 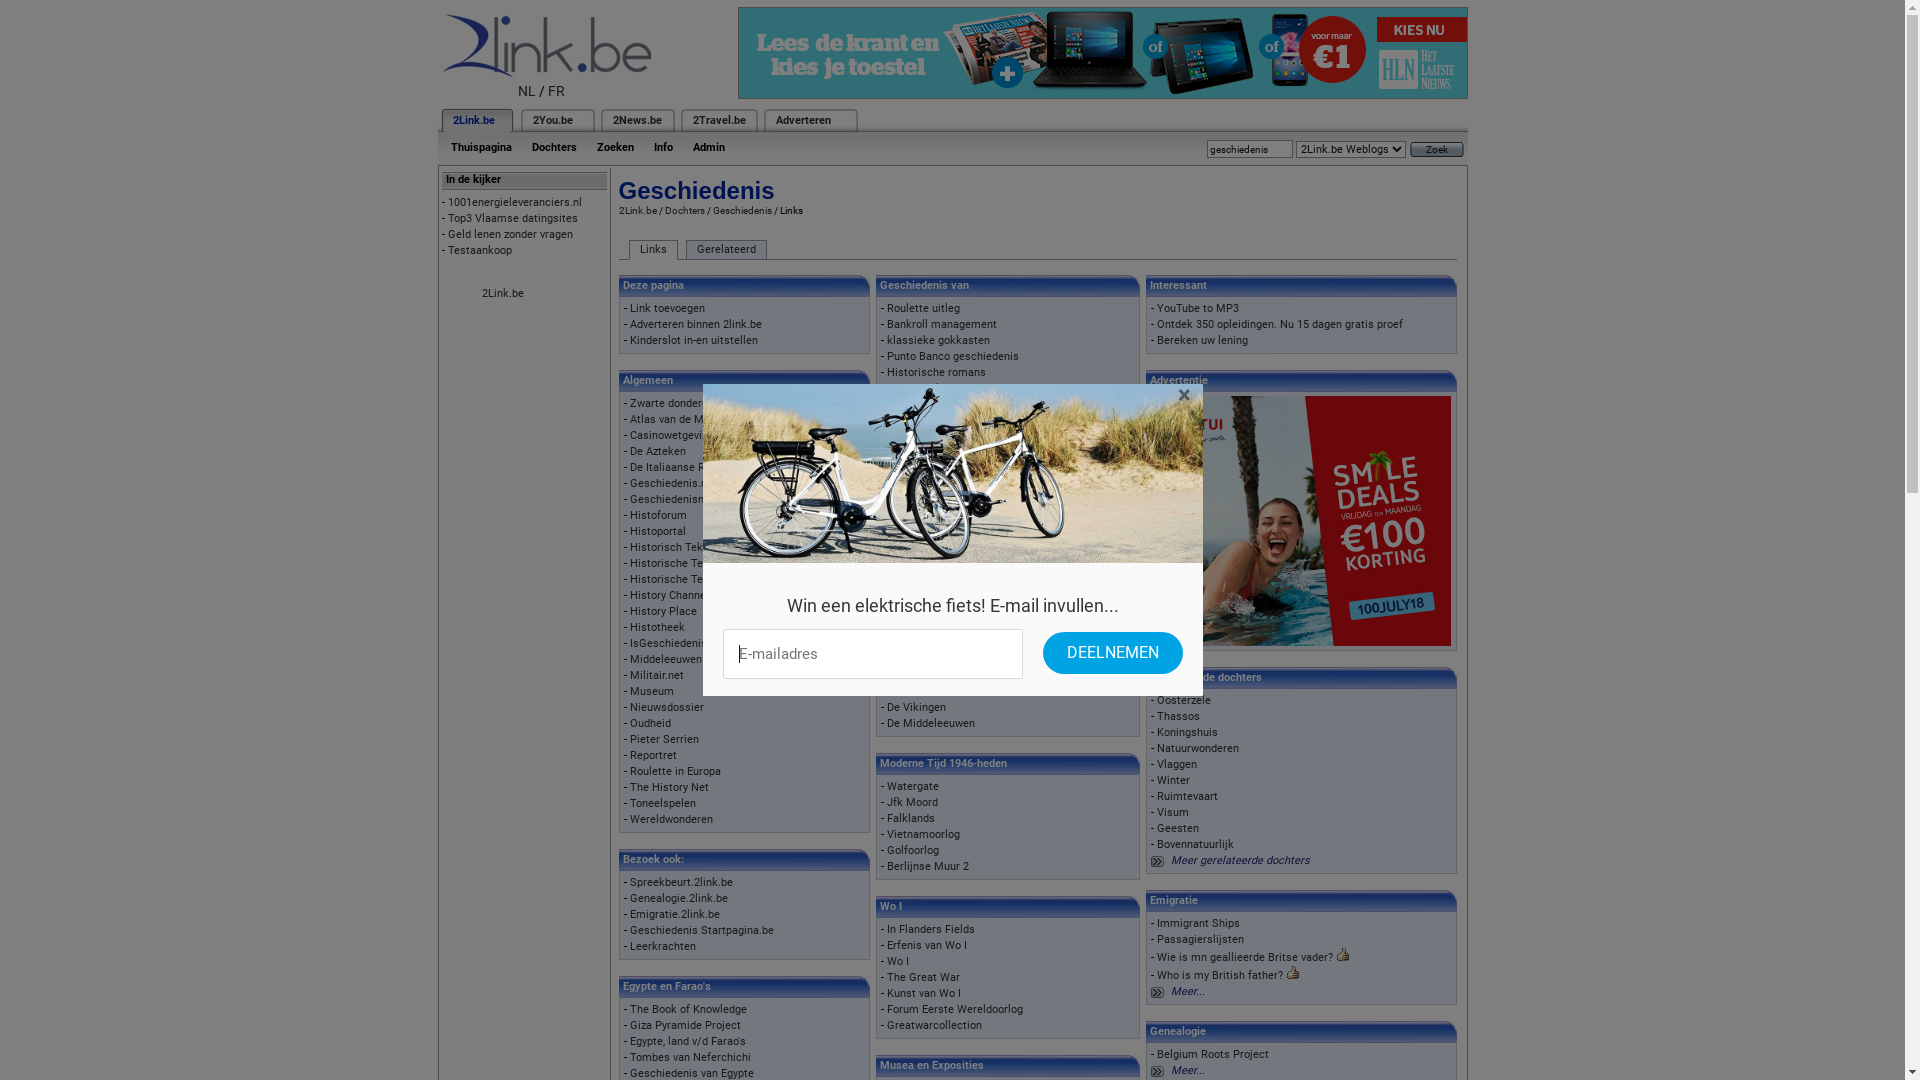 What do you see at coordinates (937, 339) in the screenshot?
I see `'klassieke gokkasten'` at bounding box center [937, 339].